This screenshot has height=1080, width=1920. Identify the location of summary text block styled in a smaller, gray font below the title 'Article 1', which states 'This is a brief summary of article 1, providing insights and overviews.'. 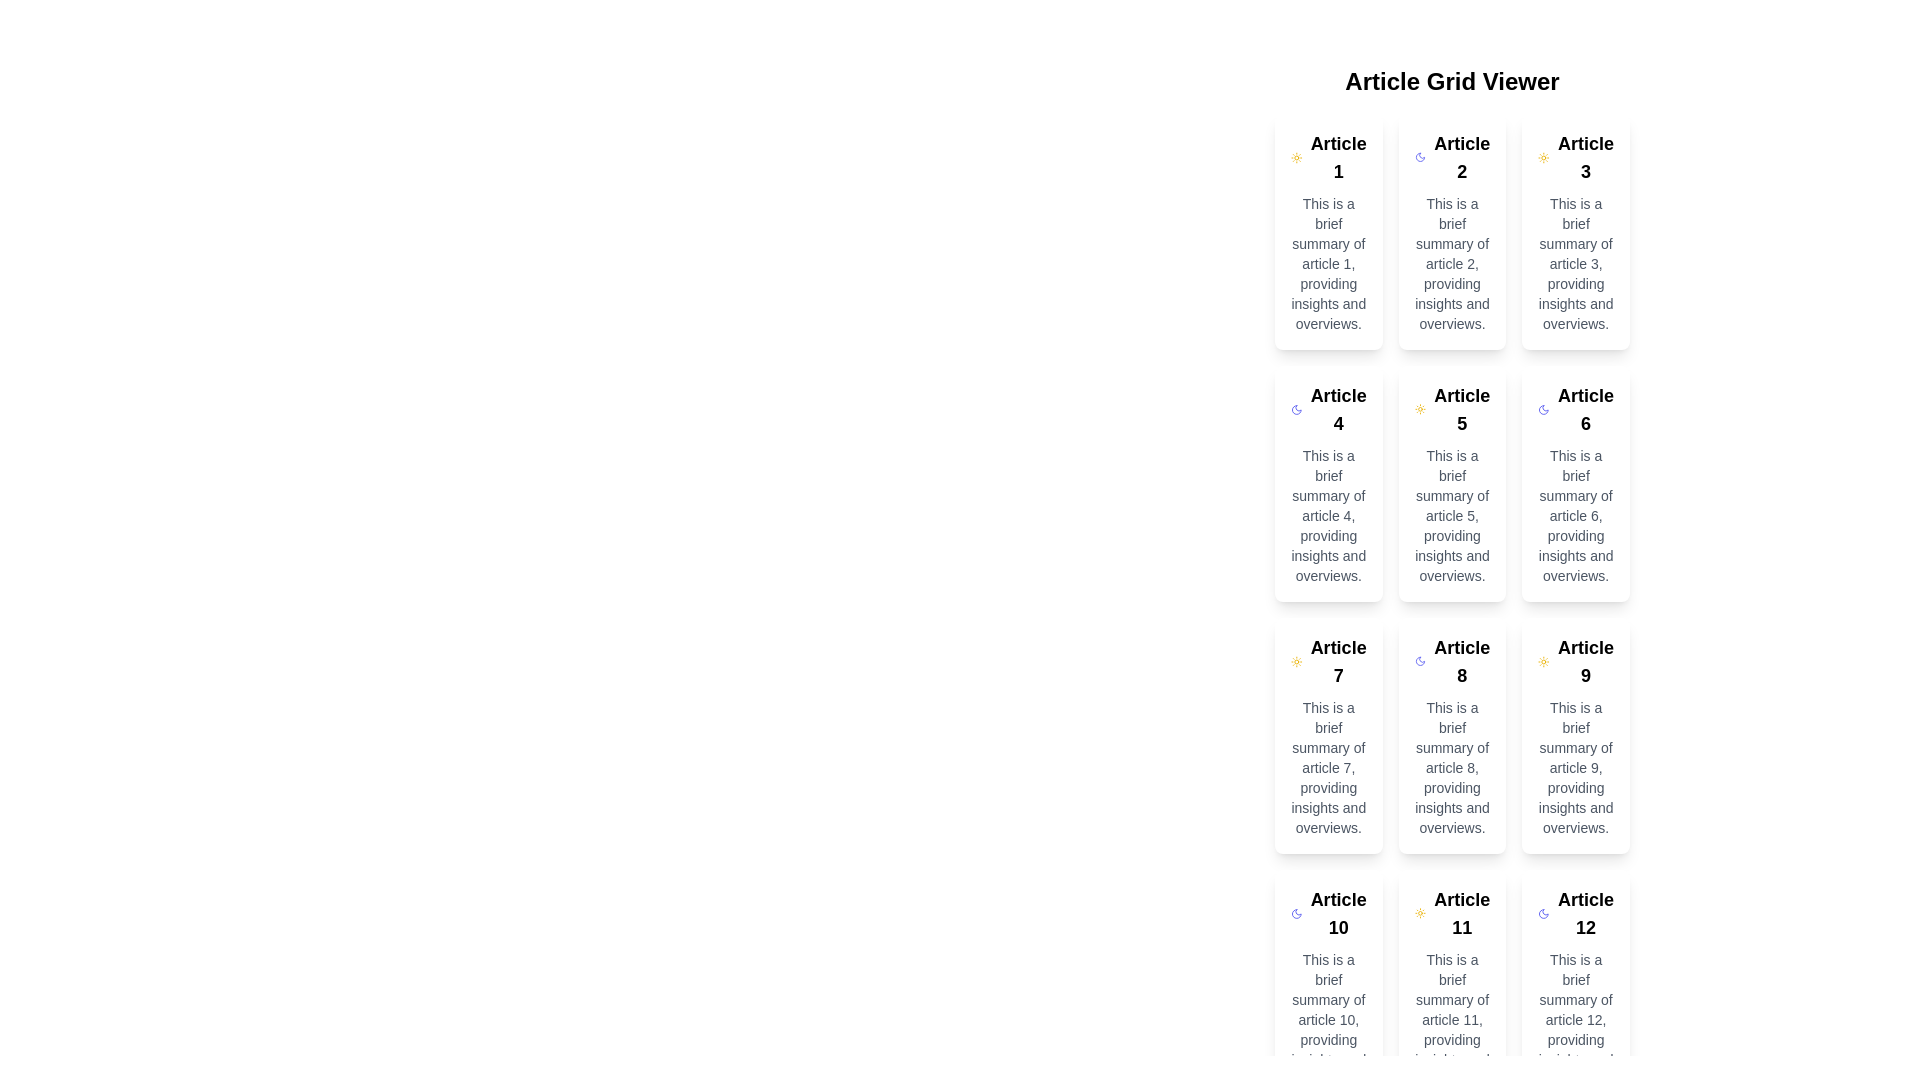
(1328, 262).